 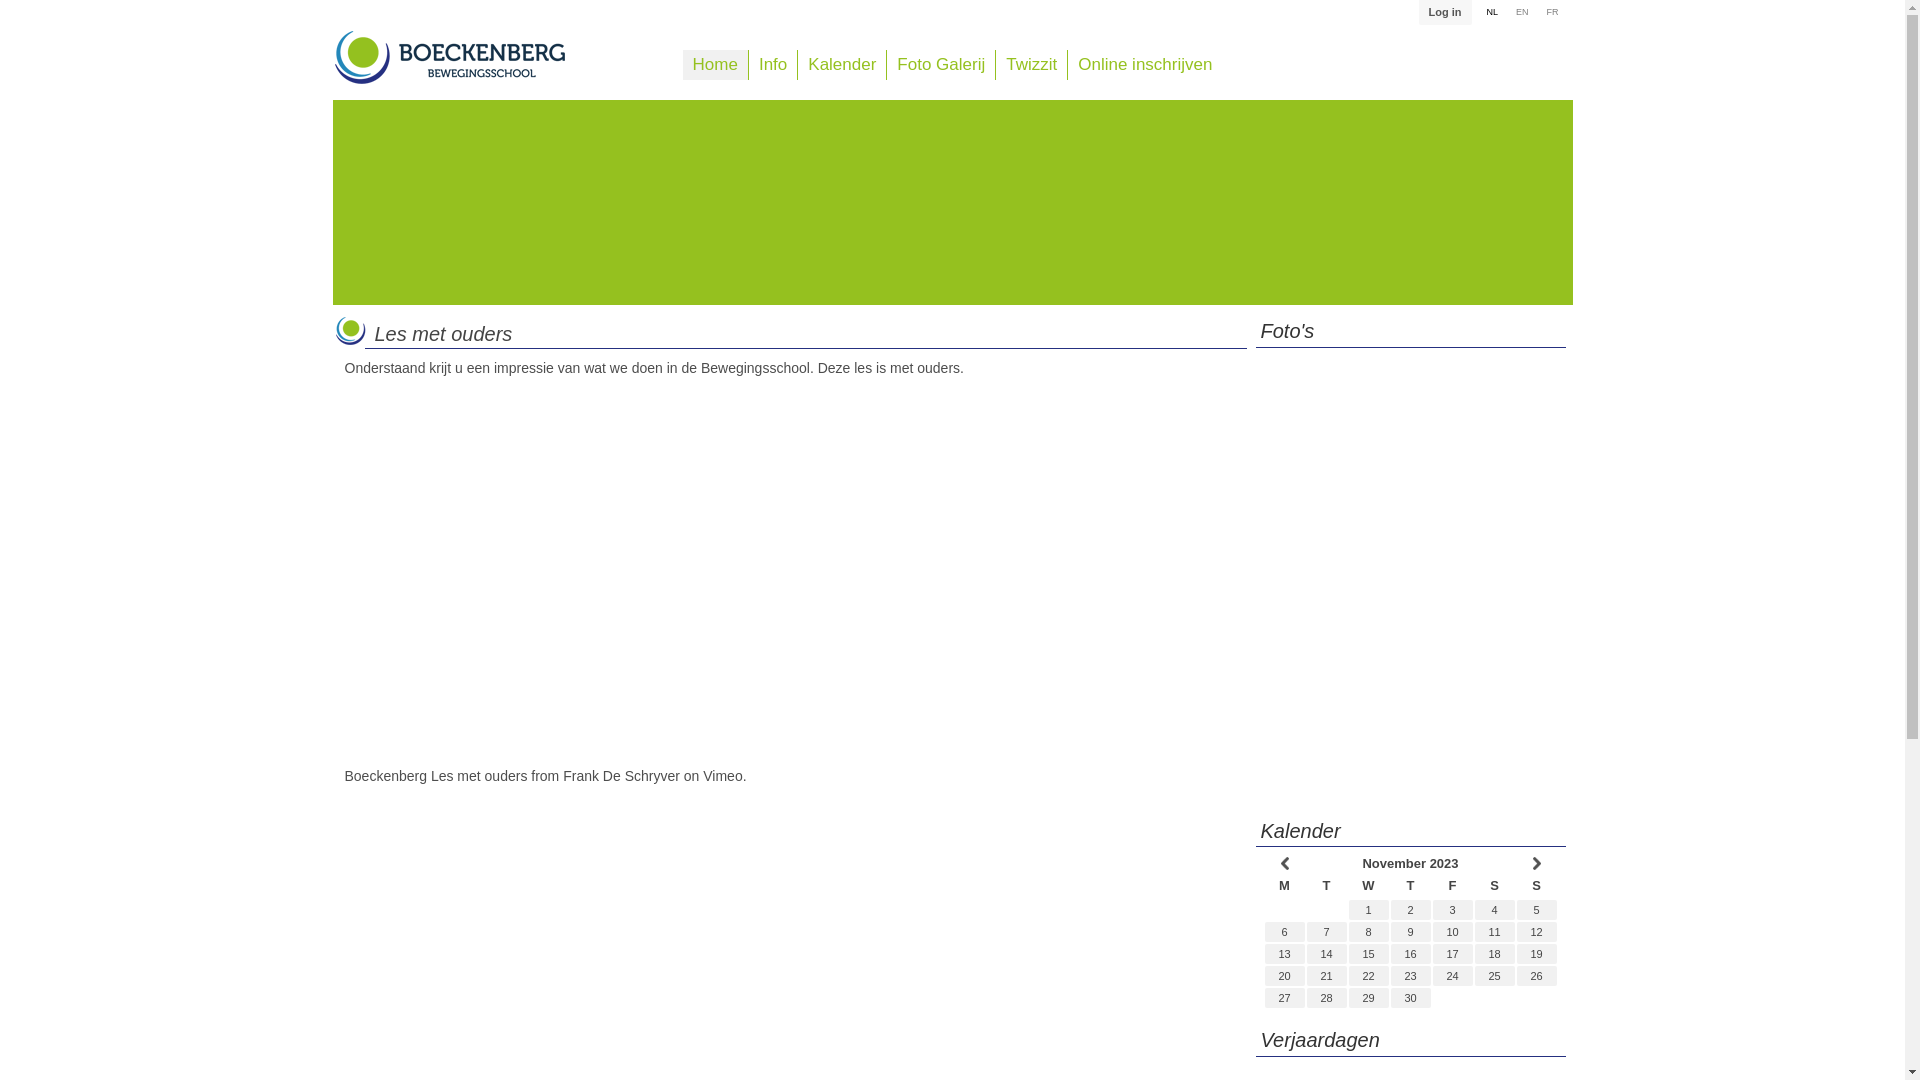 What do you see at coordinates (1031, 64) in the screenshot?
I see `'Twizzit'` at bounding box center [1031, 64].